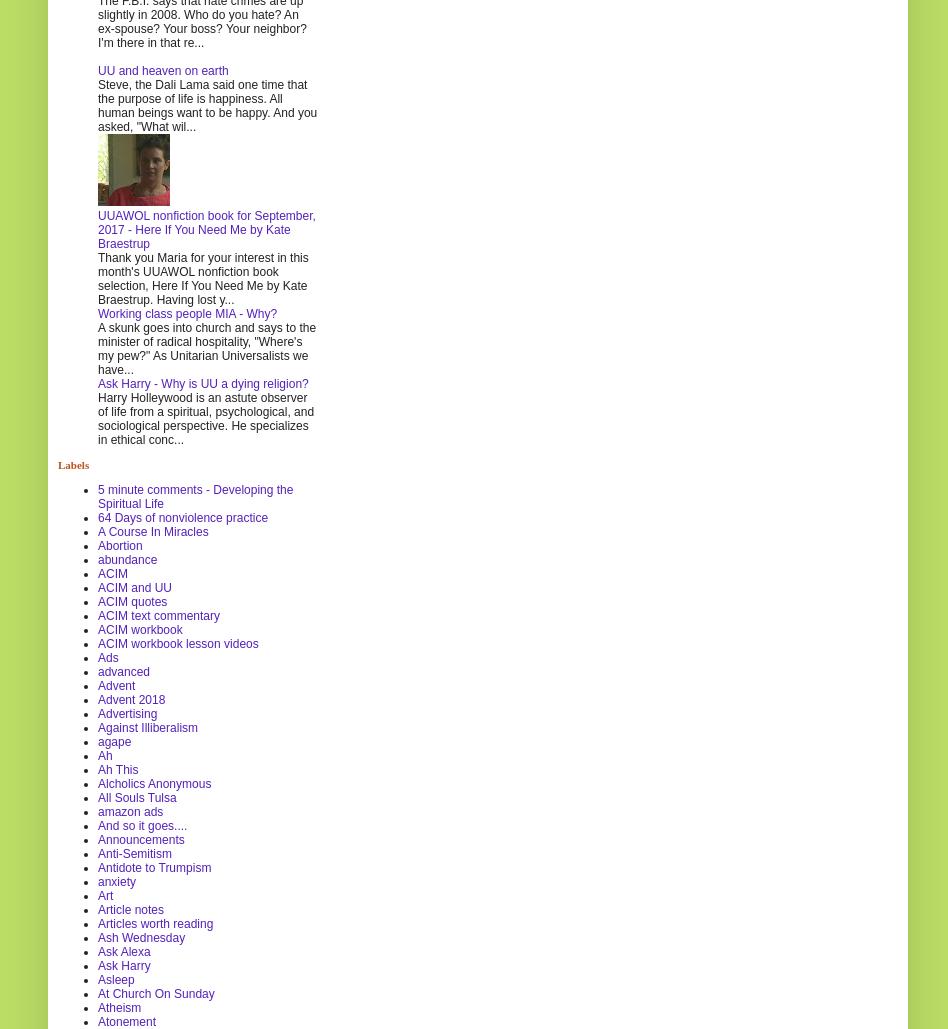 Image resolution: width=948 pixels, height=1029 pixels. What do you see at coordinates (186, 313) in the screenshot?
I see `'Working class people MIA - Why?'` at bounding box center [186, 313].